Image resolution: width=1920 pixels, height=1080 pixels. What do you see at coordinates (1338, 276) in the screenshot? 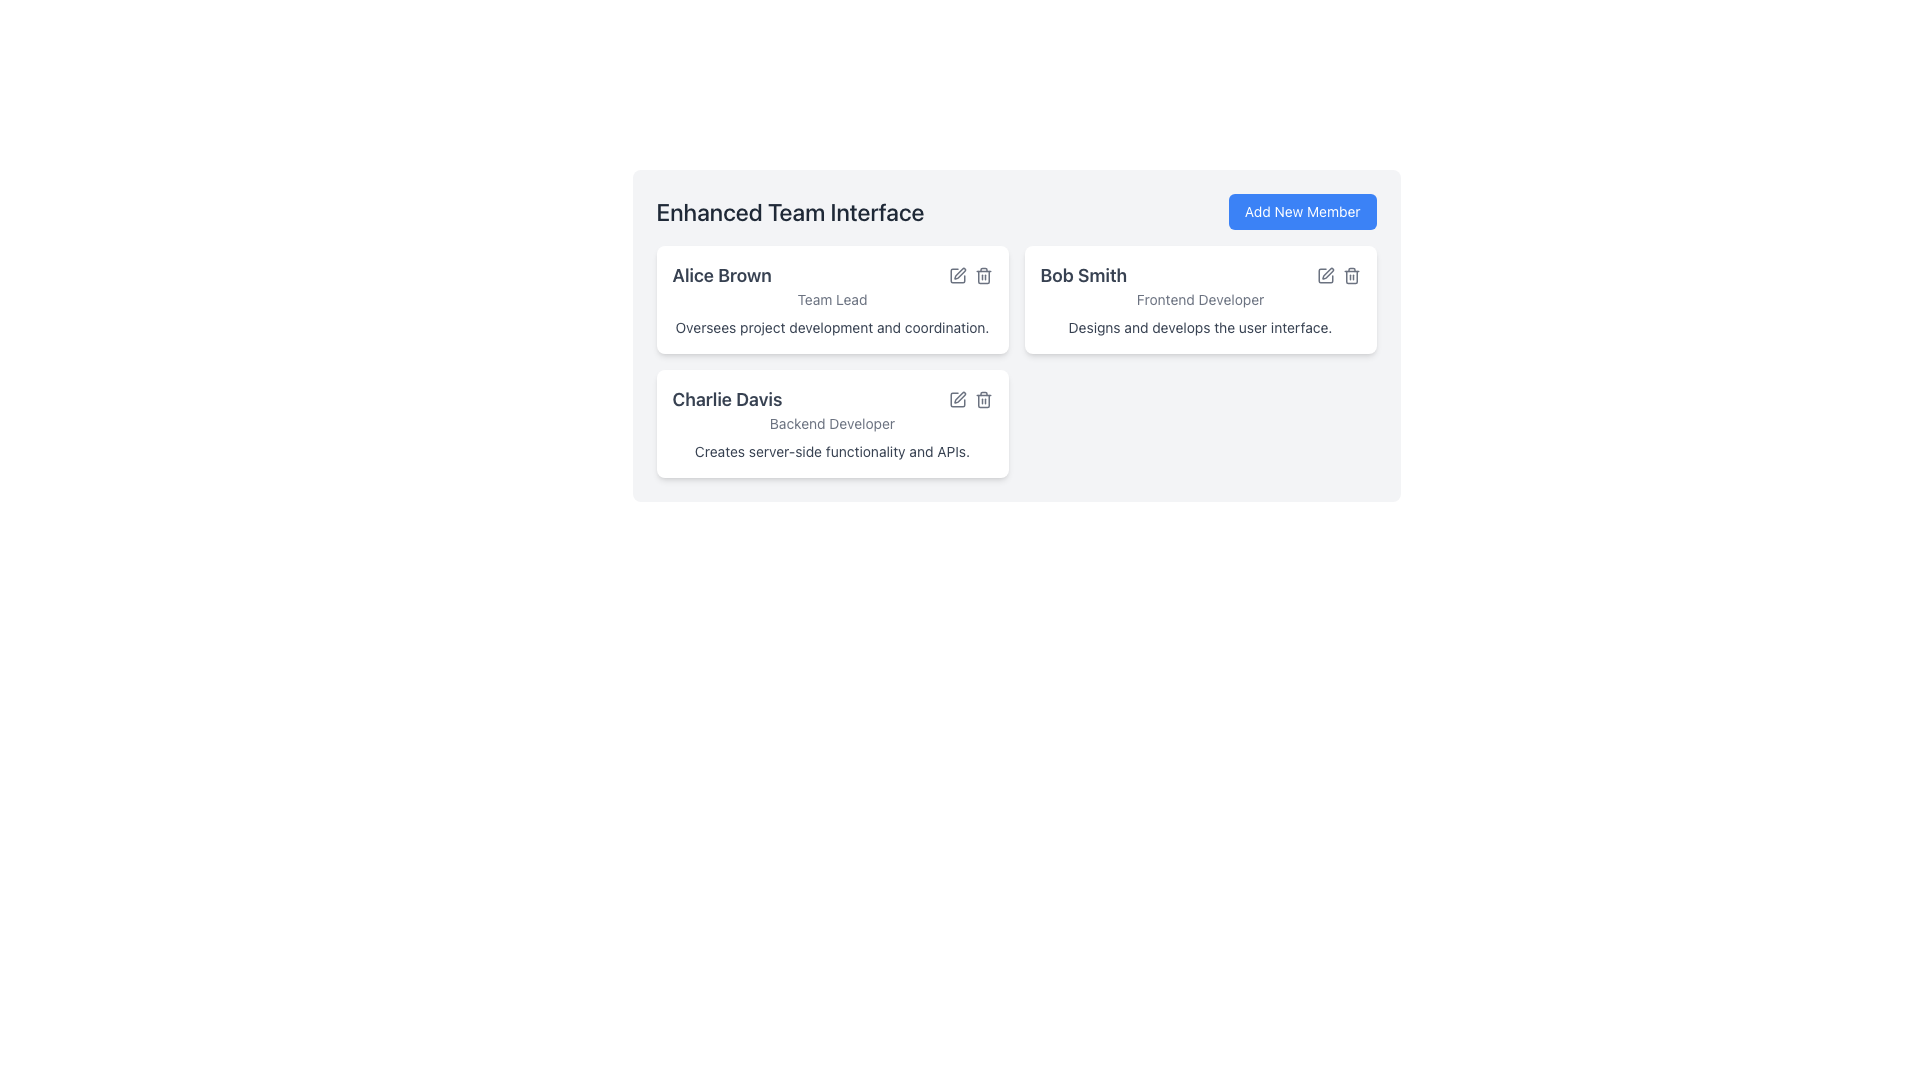
I see `the edit icon in the icon group with actions for 'Bob Smith'` at bounding box center [1338, 276].